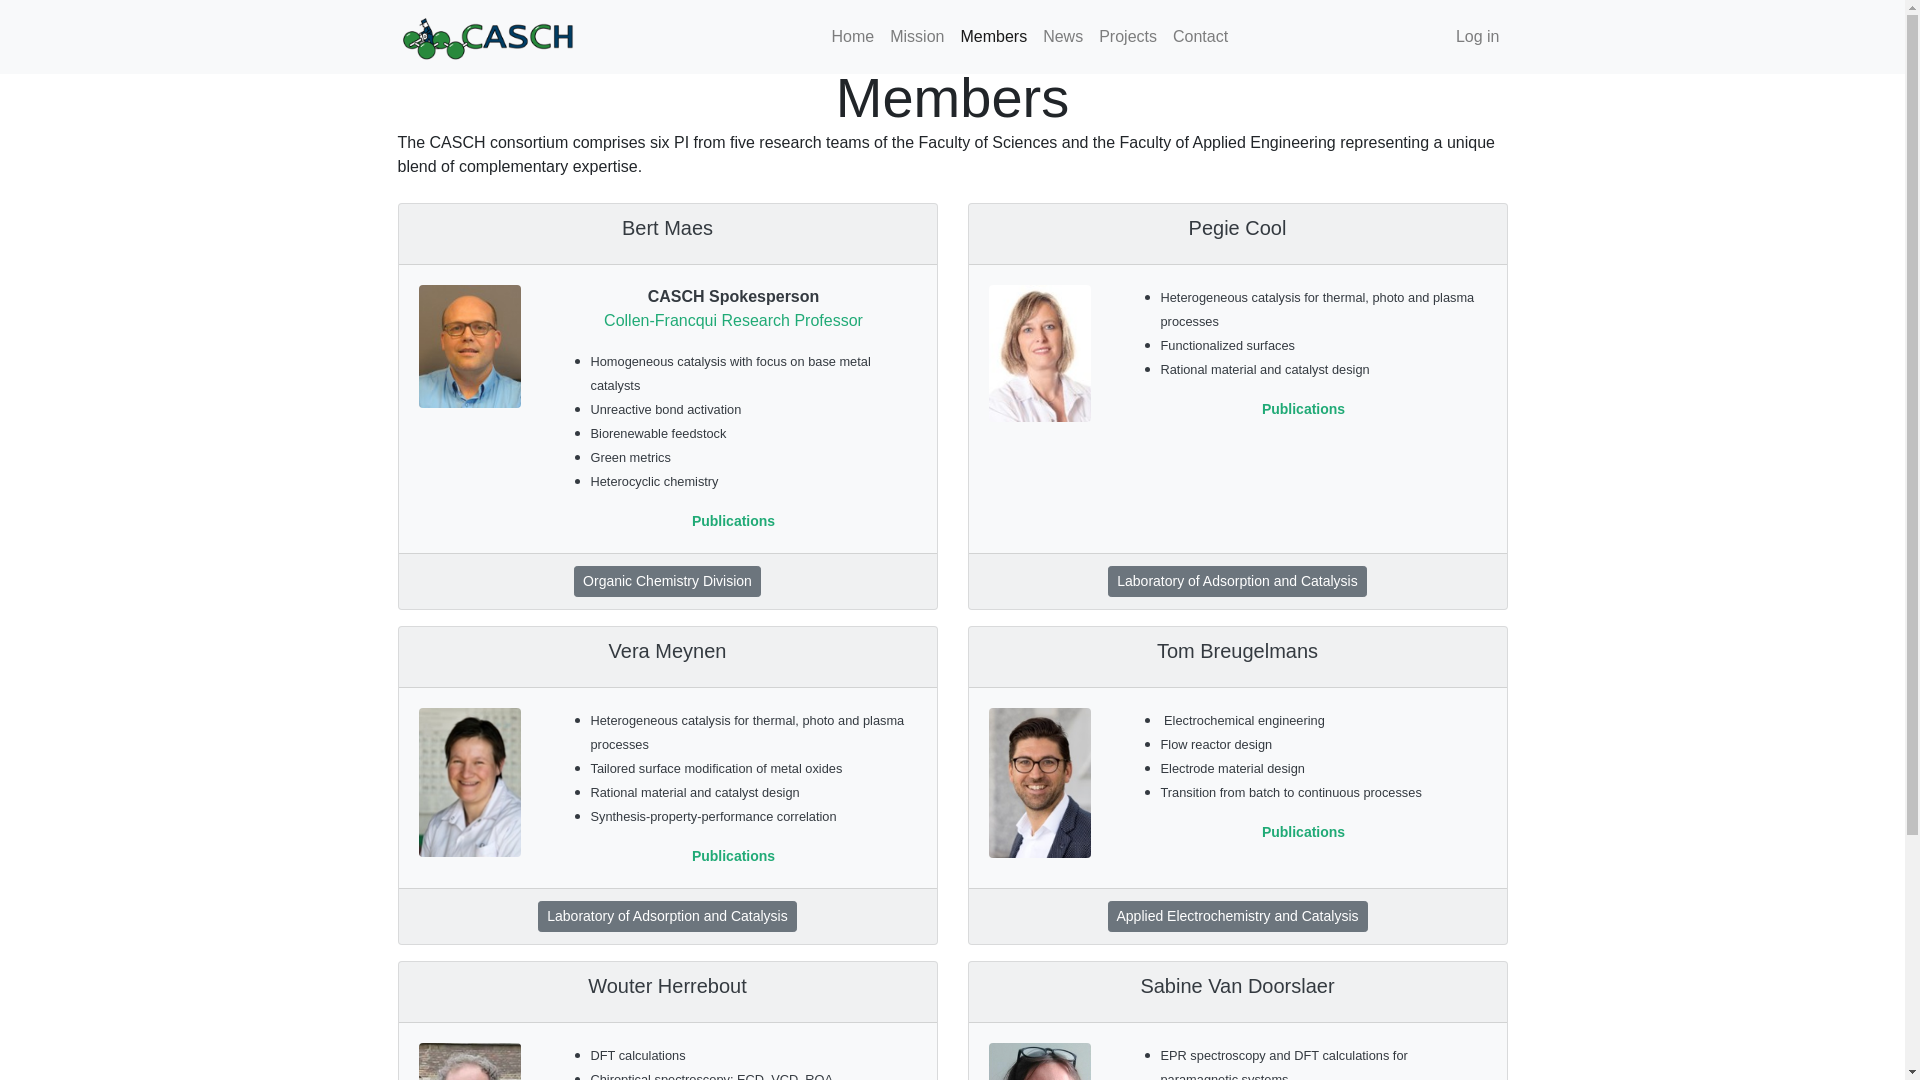  What do you see at coordinates (1478, 37) in the screenshot?
I see `'Log in'` at bounding box center [1478, 37].